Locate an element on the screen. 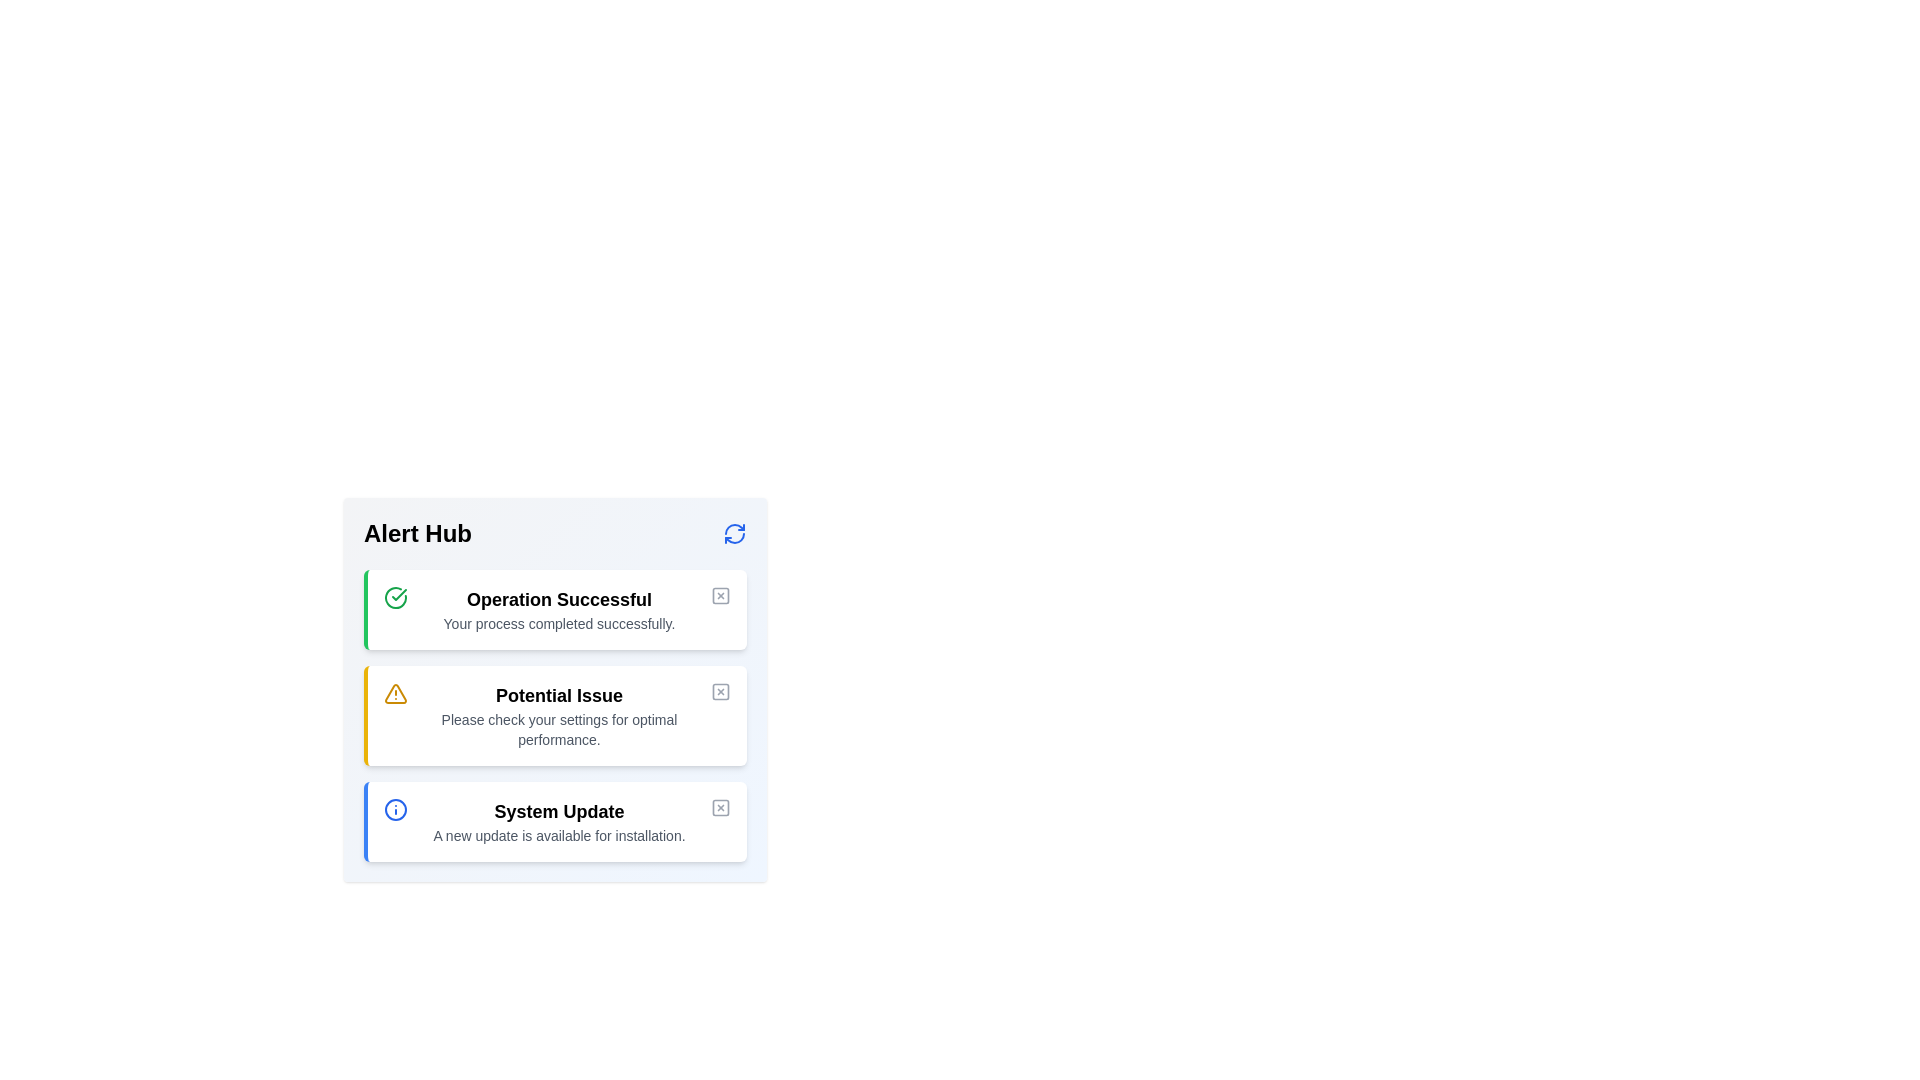 Image resolution: width=1920 pixels, height=1080 pixels. the rectangular shape with rounded corners located at the top-right corner of the 'Operation Successful' notification card, which serves as a background or frame within the design is located at coordinates (720, 595).